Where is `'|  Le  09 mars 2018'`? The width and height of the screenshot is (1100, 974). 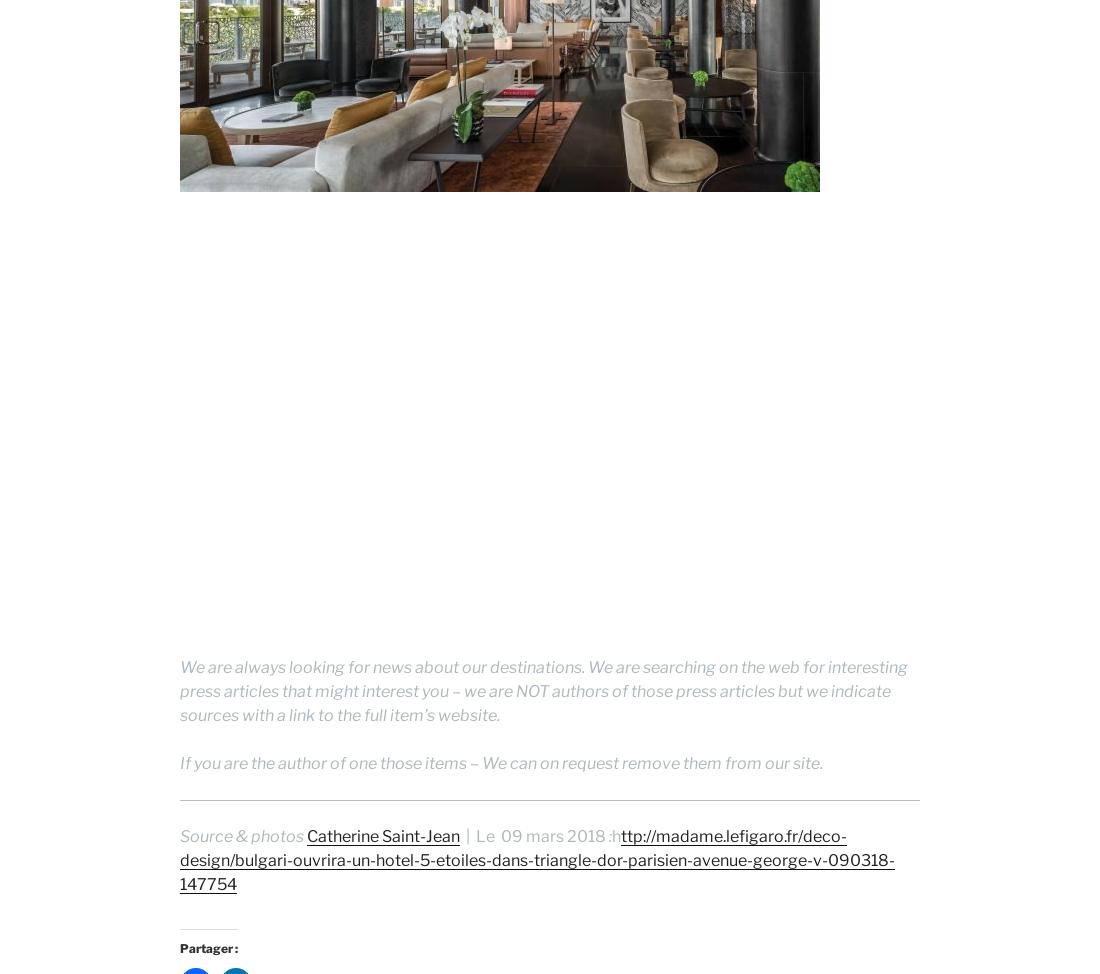 '|  Le  09 mars 2018' is located at coordinates (534, 835).